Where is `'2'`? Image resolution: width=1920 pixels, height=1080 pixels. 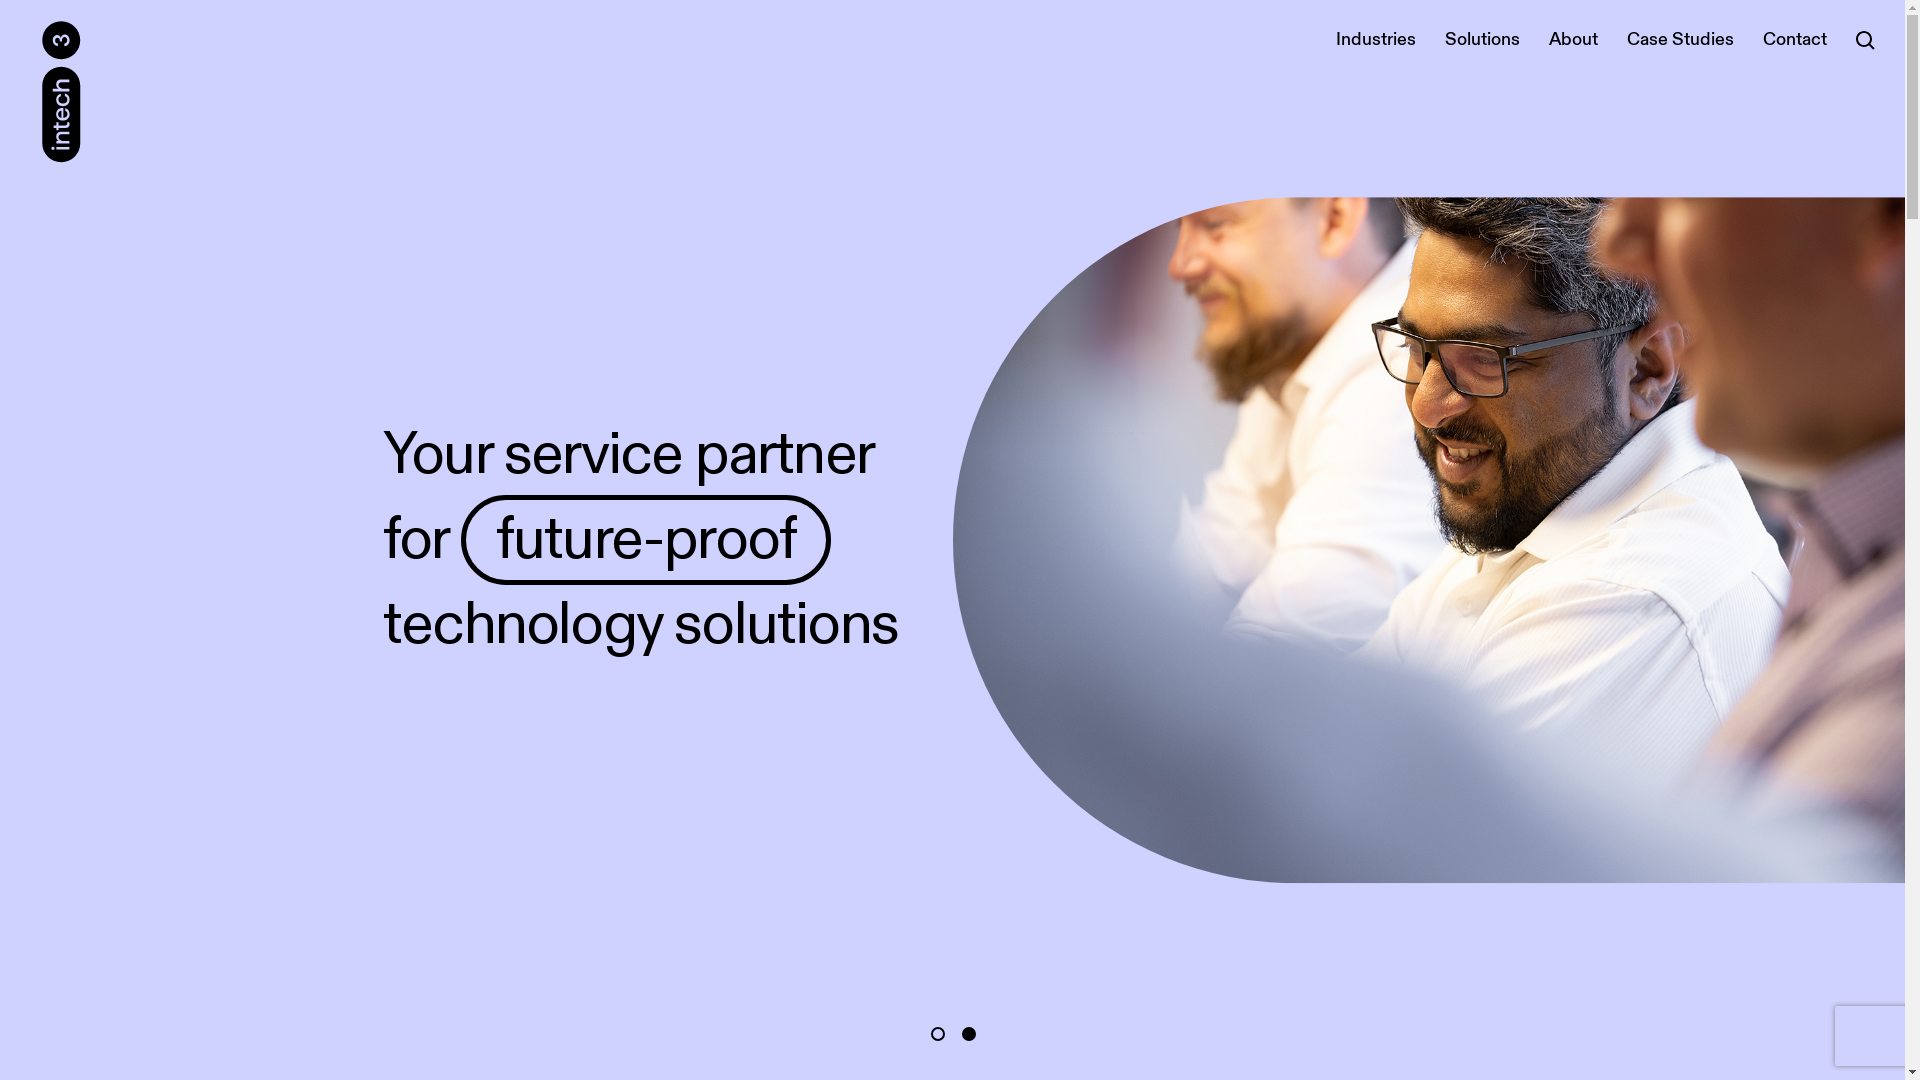
'2' is located at coordinates (961, 1033).